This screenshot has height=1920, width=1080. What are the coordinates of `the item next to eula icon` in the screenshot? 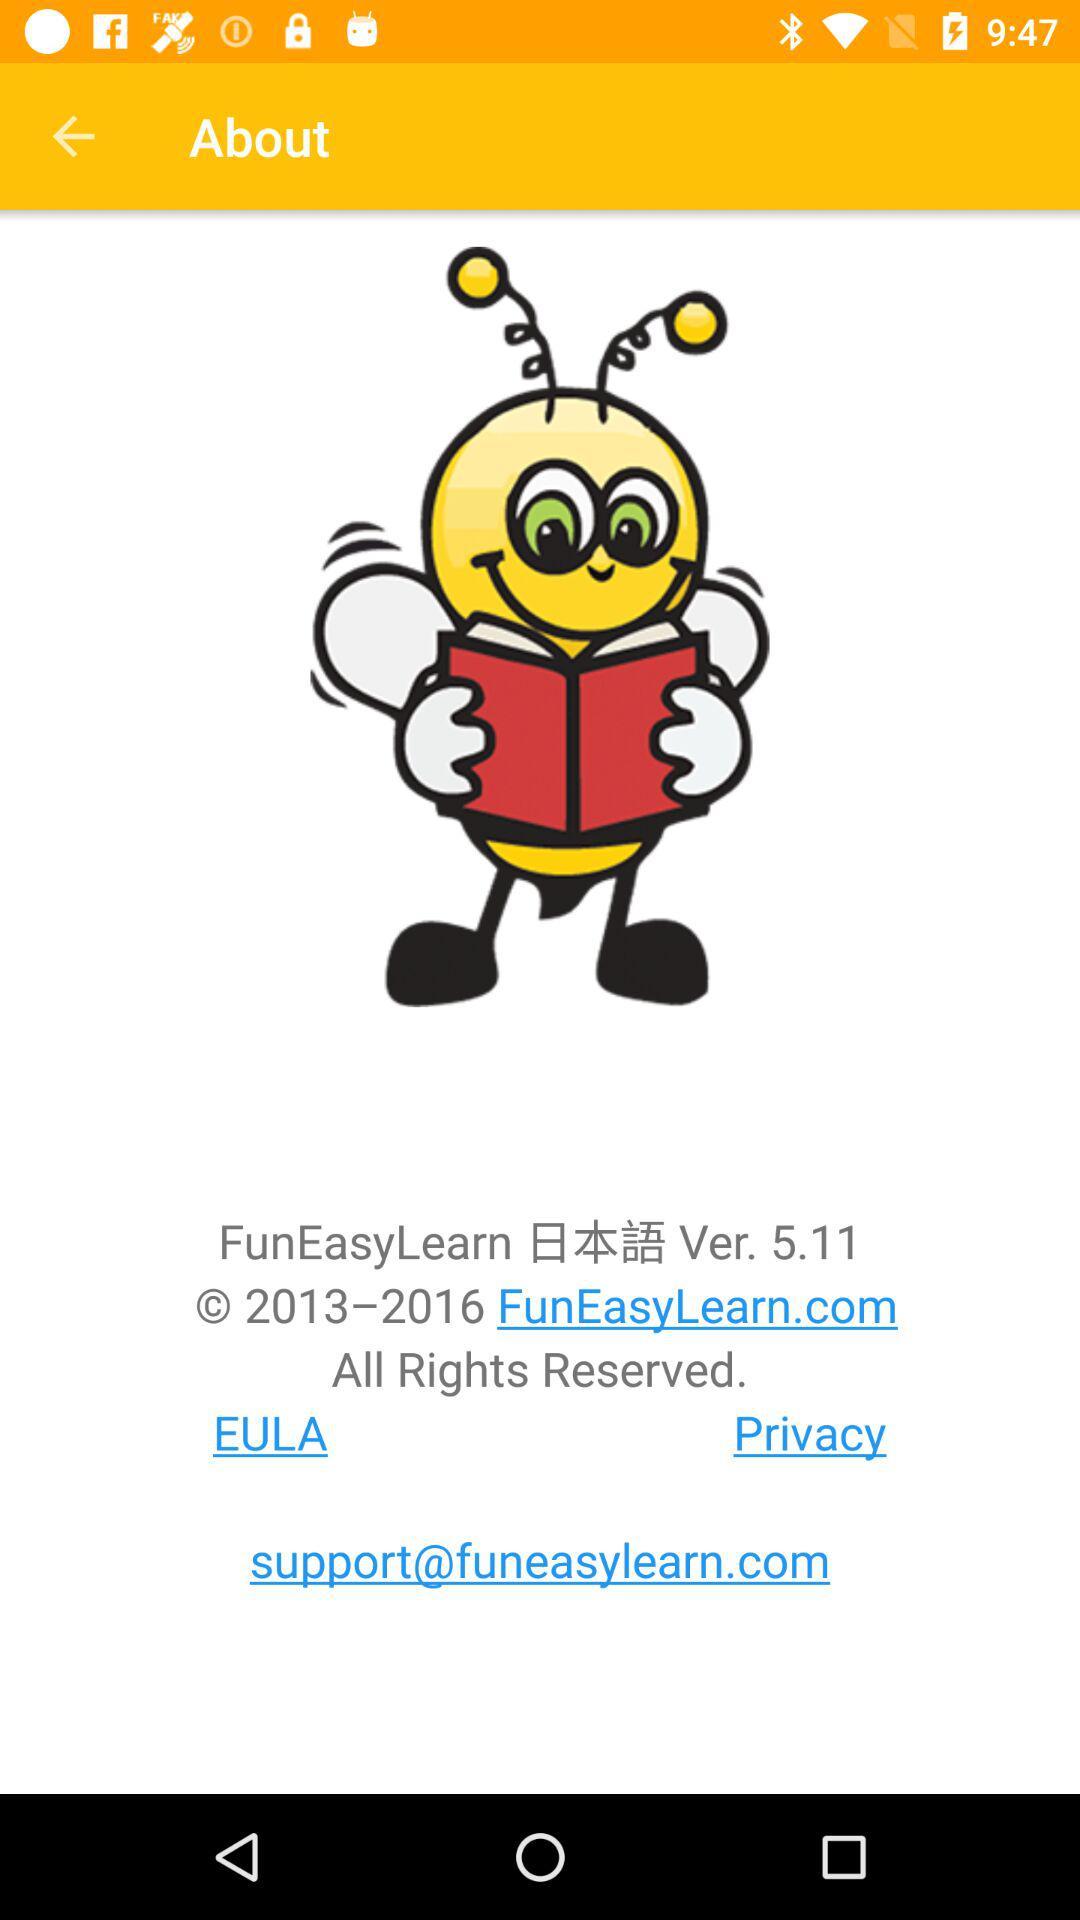 It's located at (810, 1431).